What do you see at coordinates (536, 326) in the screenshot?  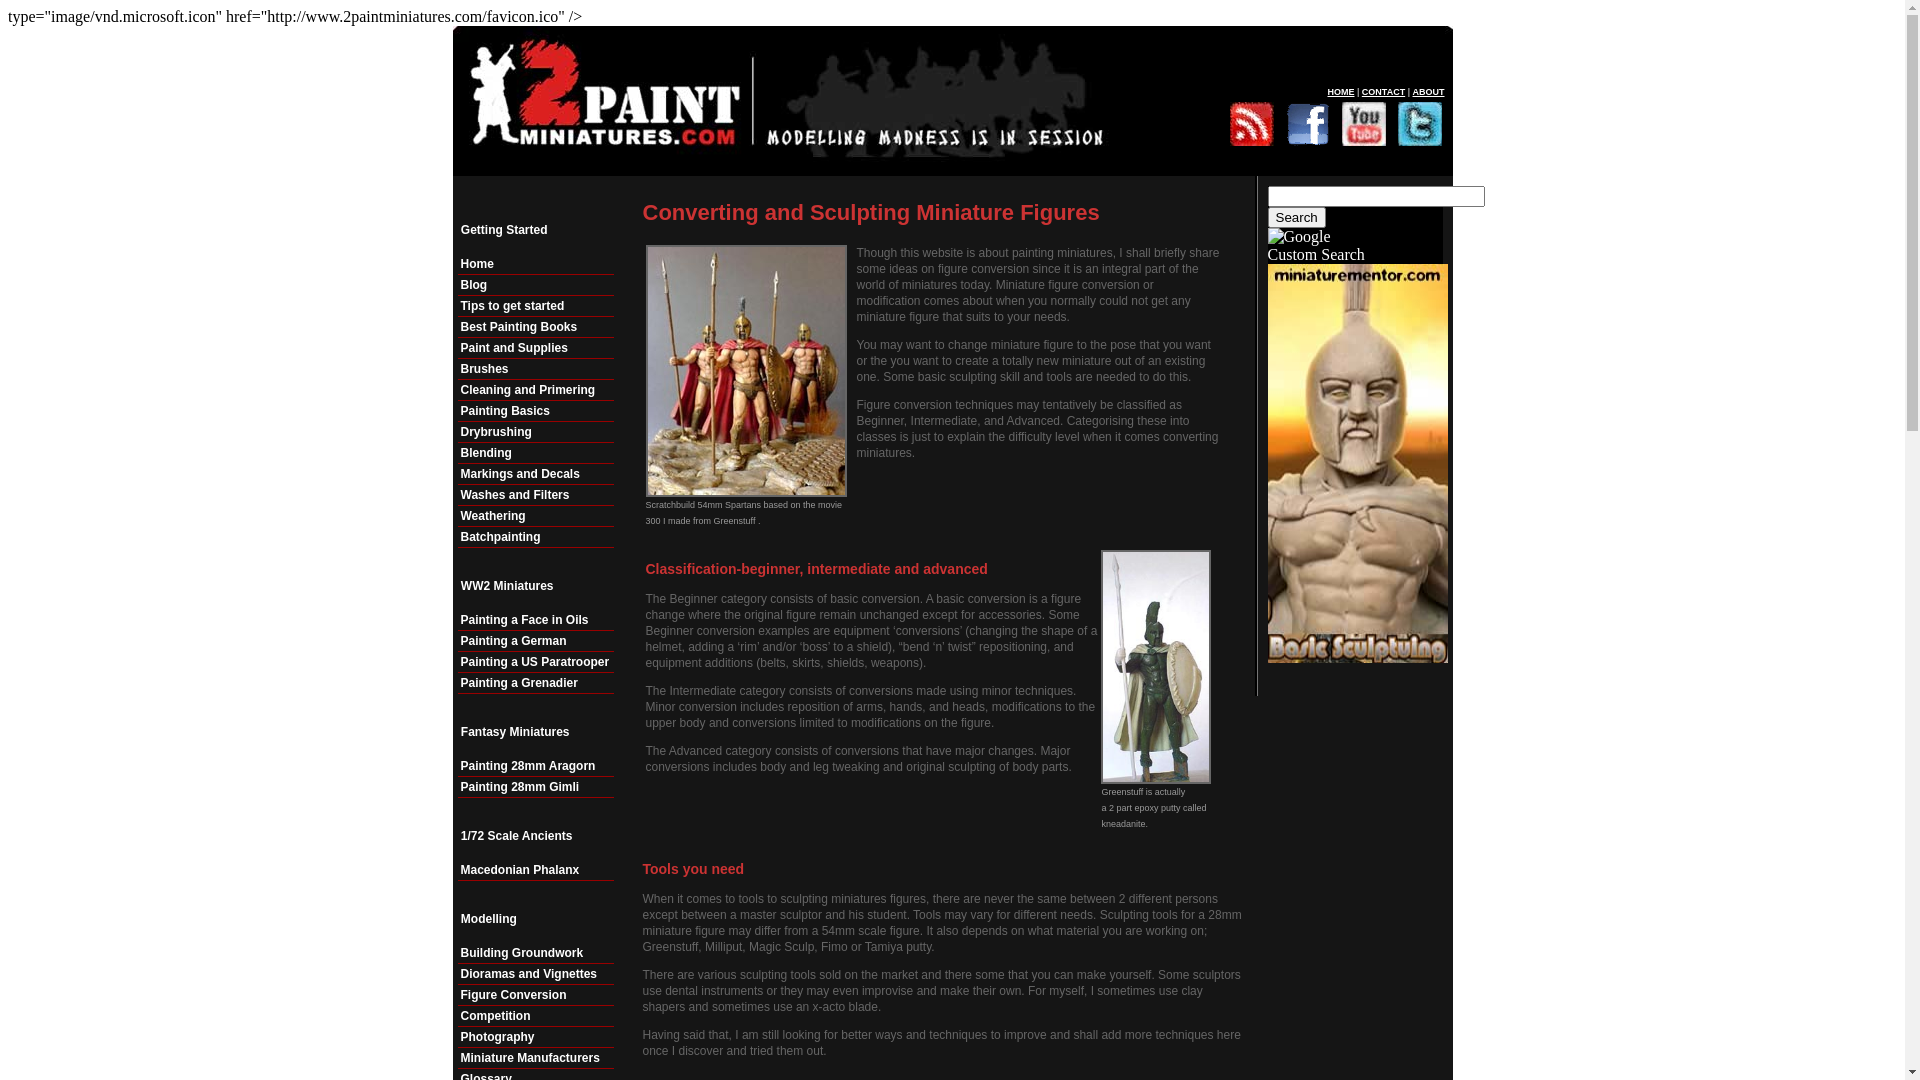 I see `'Best Painting Books'` at bounding box center [536, 326].